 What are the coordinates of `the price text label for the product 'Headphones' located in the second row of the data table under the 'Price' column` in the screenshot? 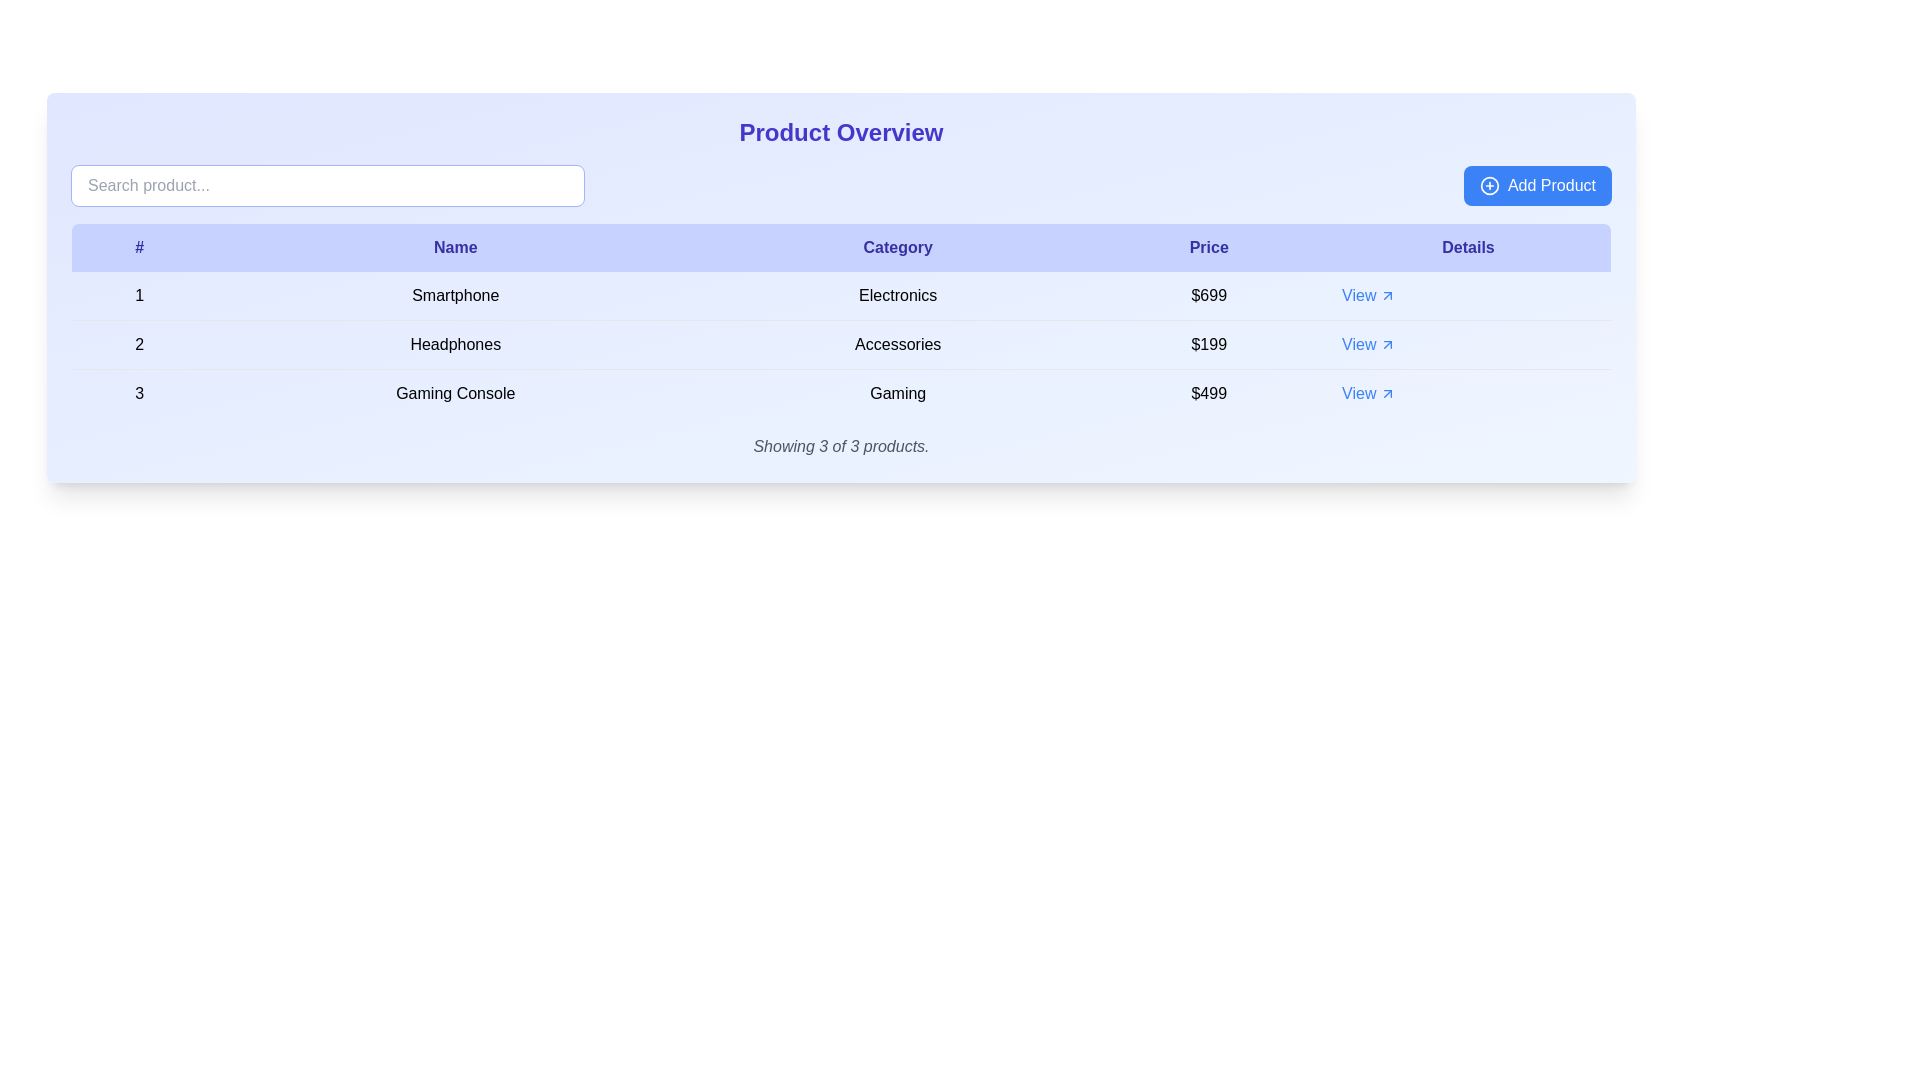 It's located at (1208, 343).